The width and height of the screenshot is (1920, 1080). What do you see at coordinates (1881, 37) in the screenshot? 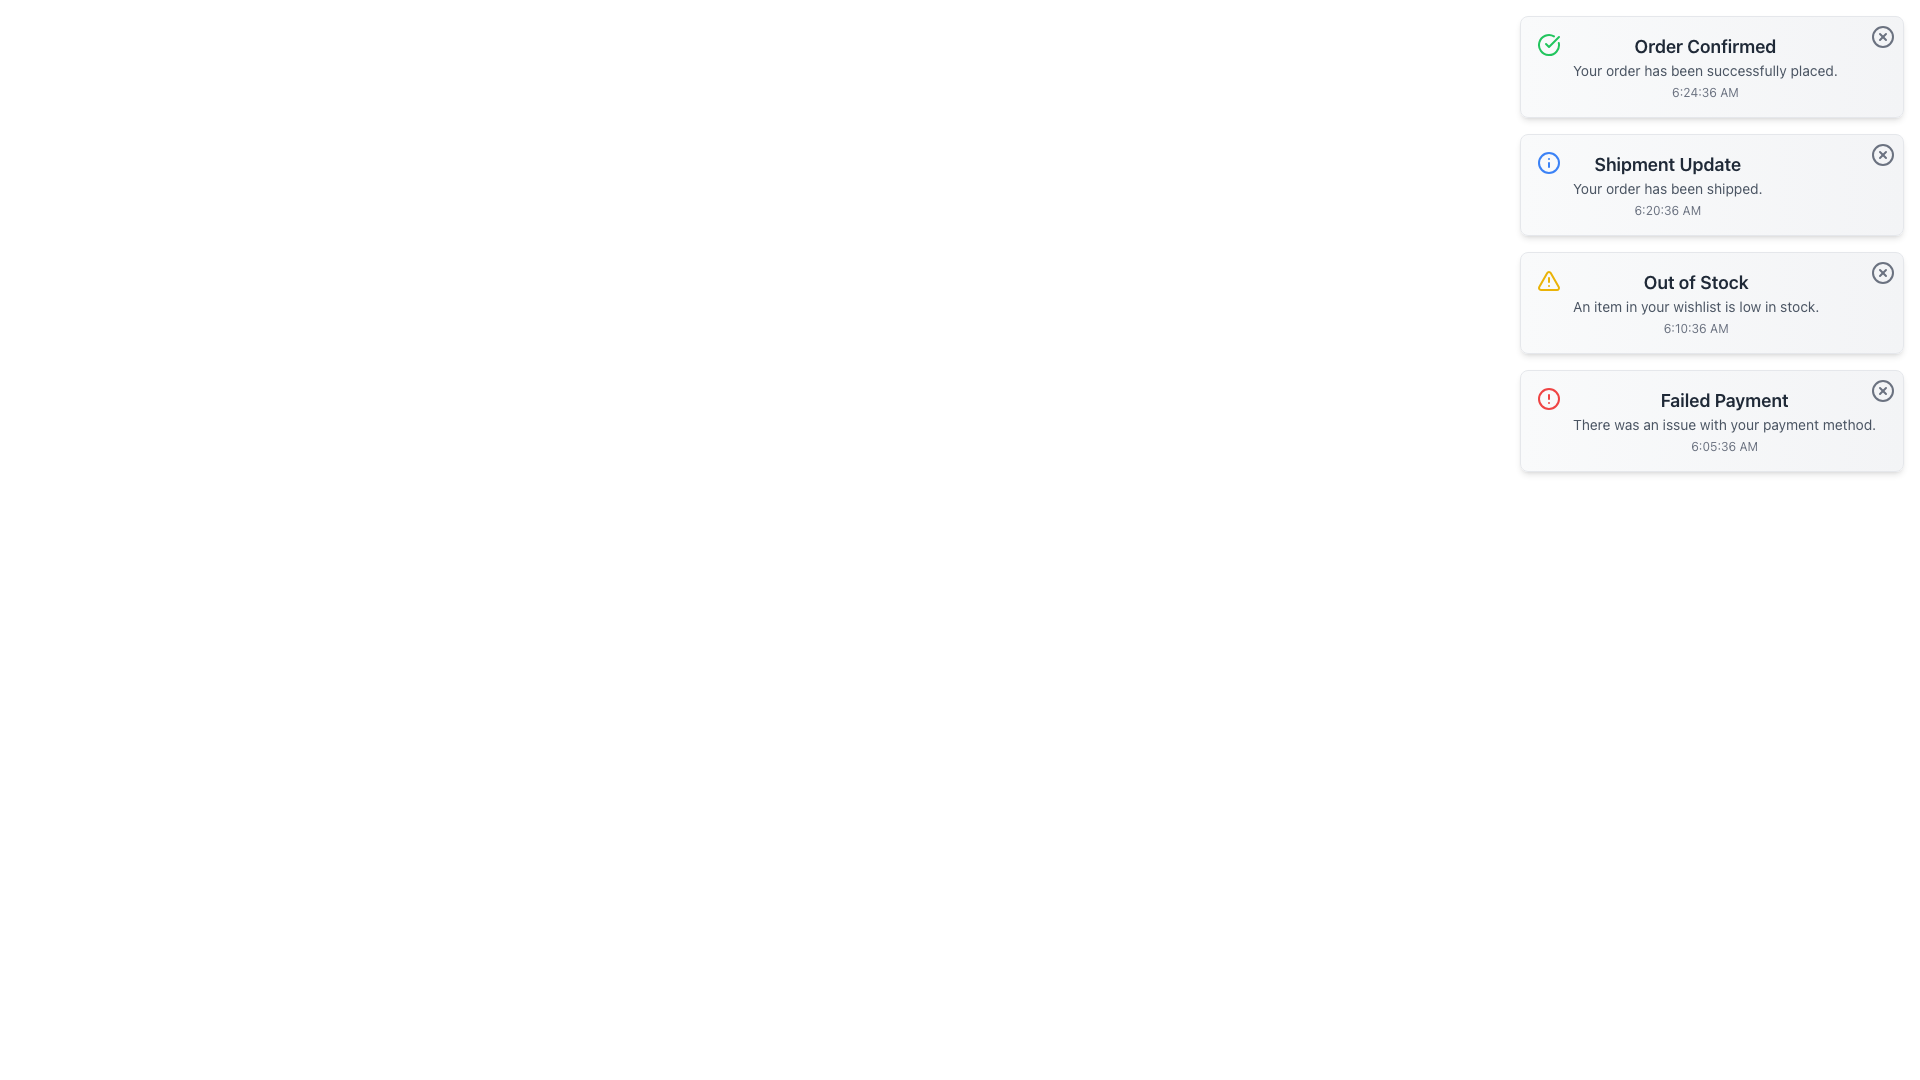
I see `the button located in the top-right corner of the 'Order Confirmed' notification card to change its color to black` at bounding box center [1881, 37].